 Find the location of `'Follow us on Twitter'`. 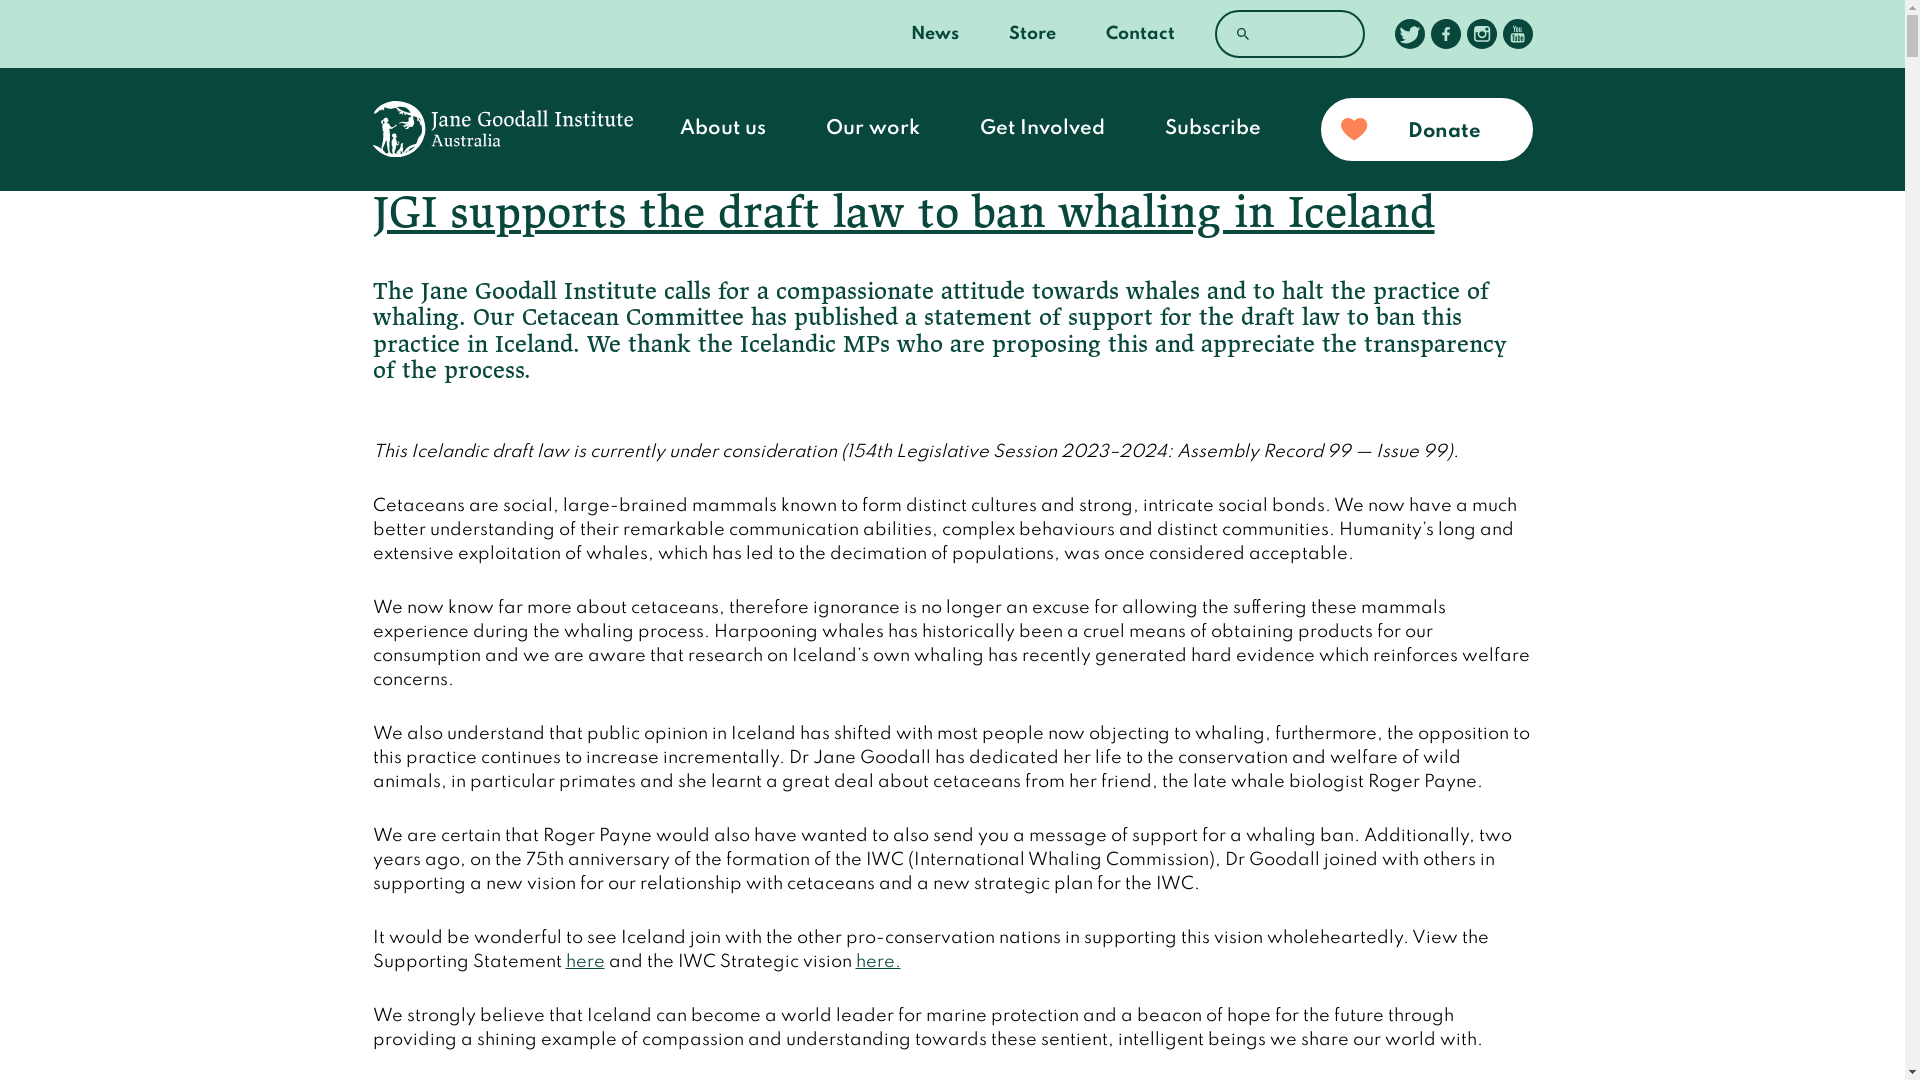

'Follow us on Twitter' is located at coordinates (1408, 34).